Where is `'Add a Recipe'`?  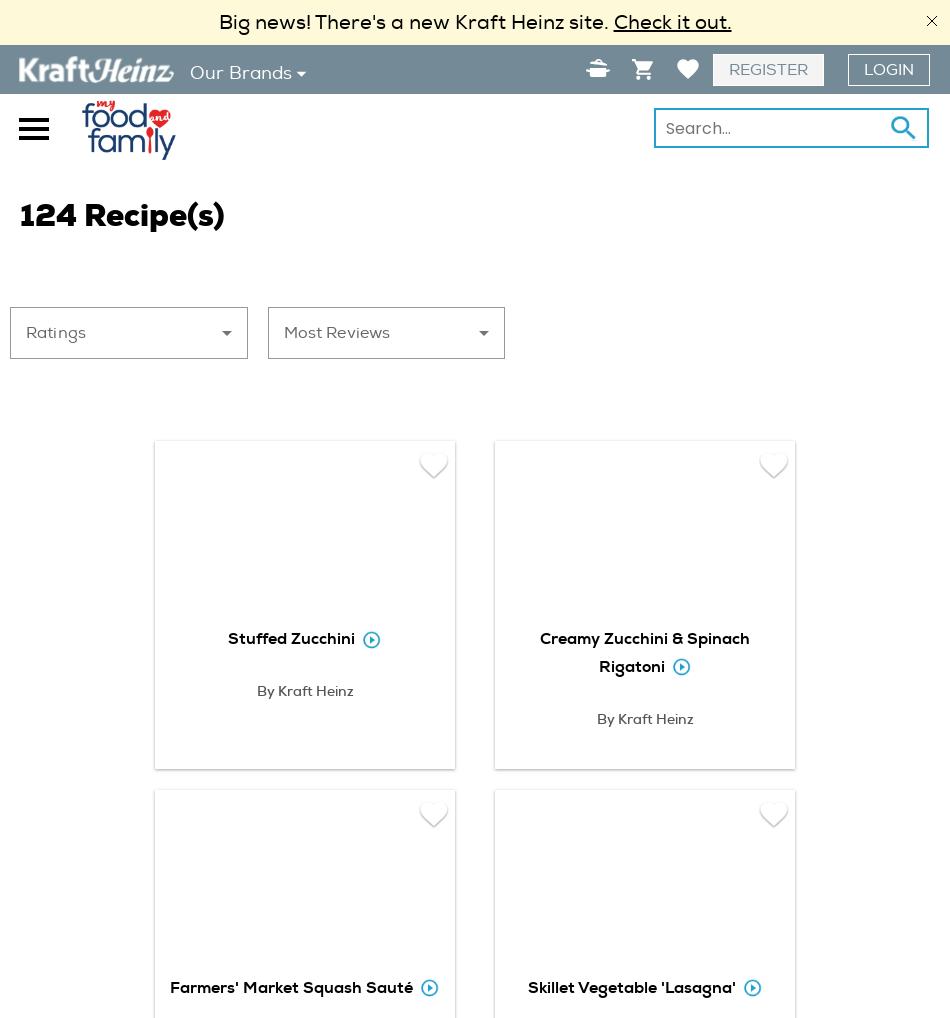
'Add a Recipe' is located at coordinates (550, 111).